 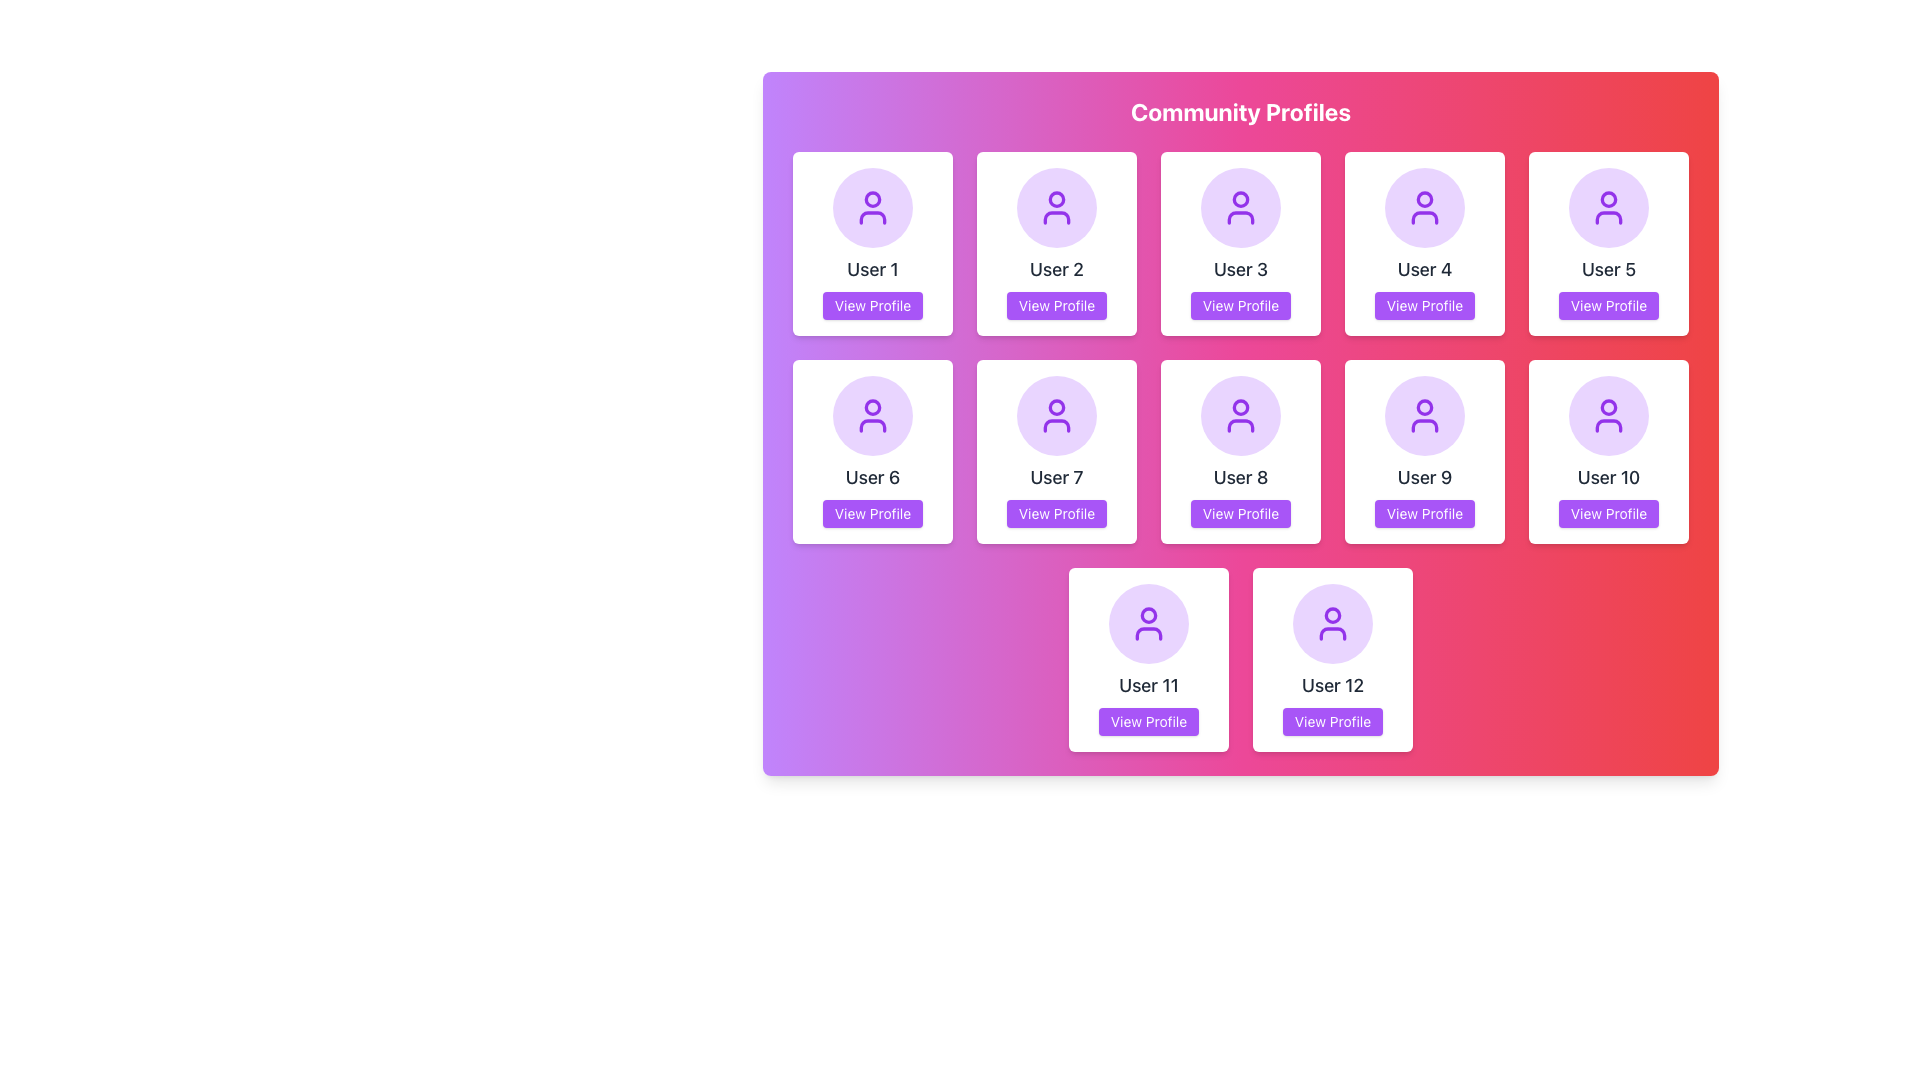 What do you see at coordinates (1055, 415) in the screenshot?
I see `the circular Avatar with a purple background featuring a user icon in the center, located in the third column, second row of the grid layout` at bounding box center [1055, 415].